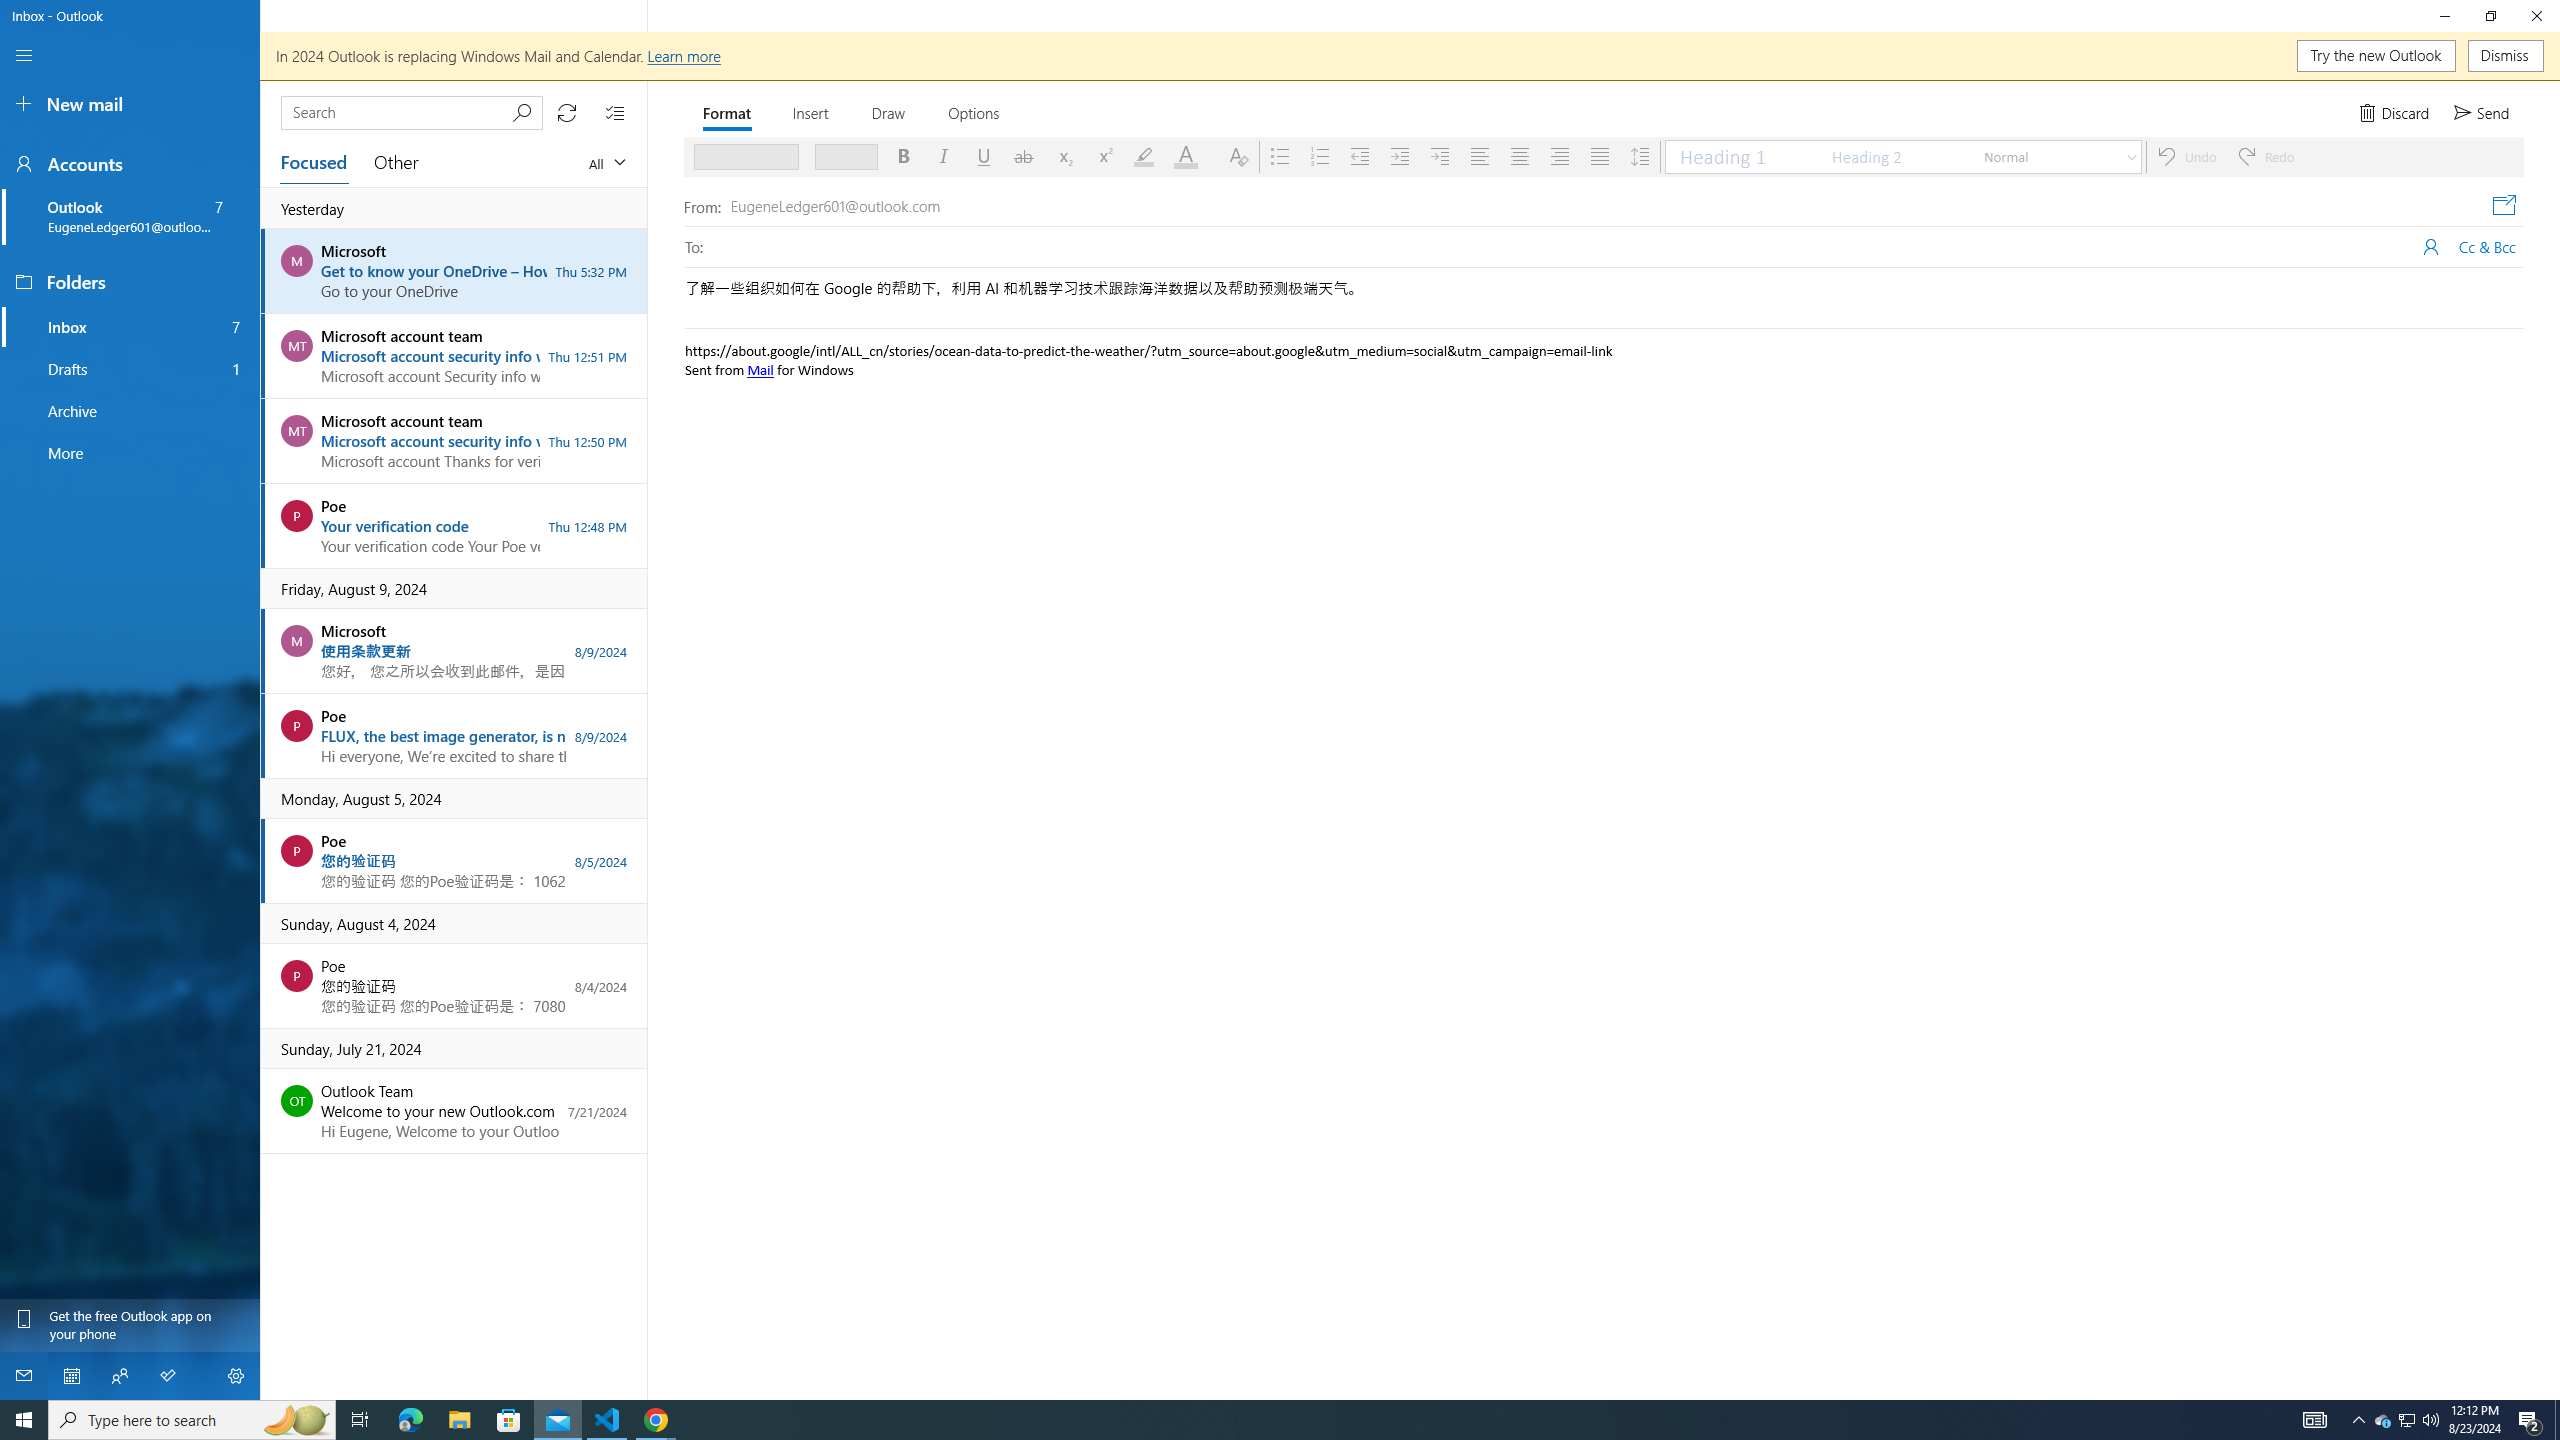 Image resolution: width=2560 pixels, height=1440 pixels. Describe the element at coordinates (2483, 112) in the screenshot. I see `'Send'` at that location.